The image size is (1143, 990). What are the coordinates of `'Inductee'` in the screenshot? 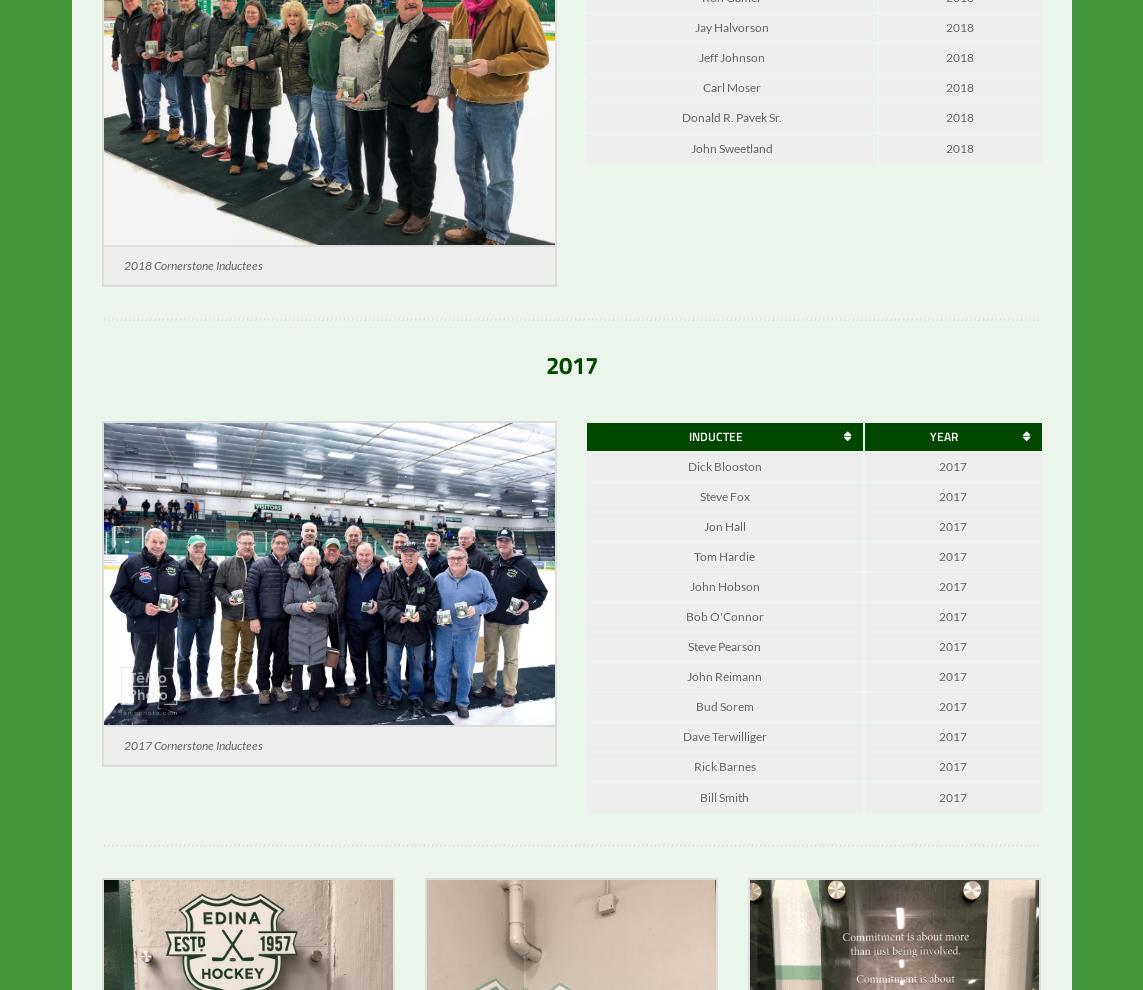 It's located at (714, 450).